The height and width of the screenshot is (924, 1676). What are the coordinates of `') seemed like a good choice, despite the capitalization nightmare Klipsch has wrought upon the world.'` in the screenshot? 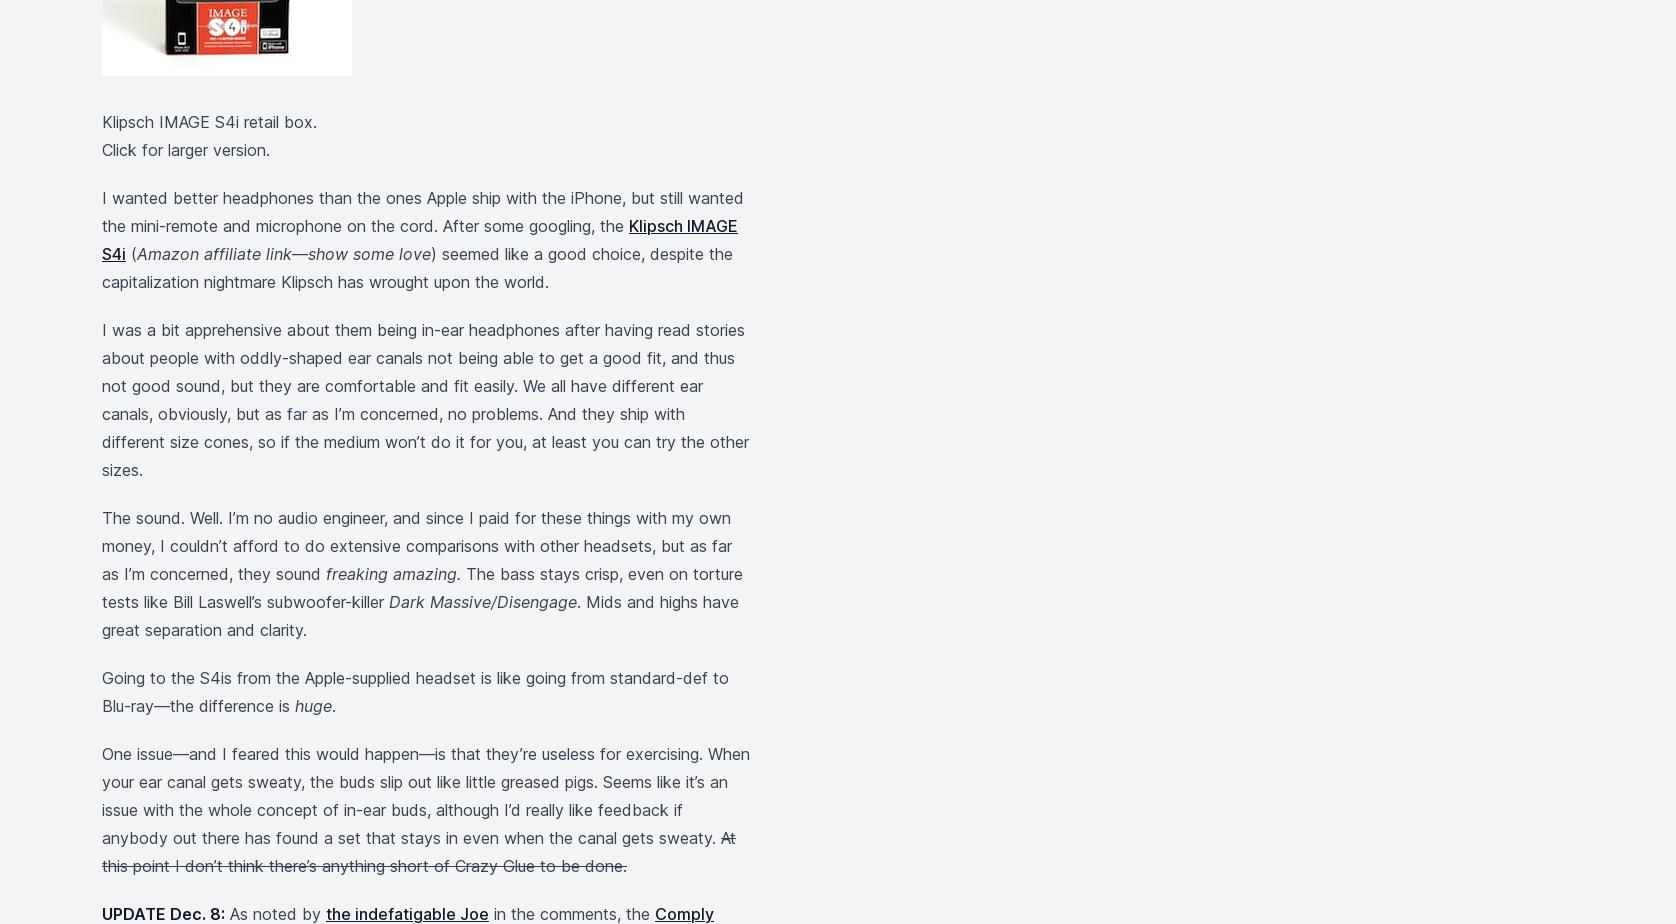 It's located at (416, 267).